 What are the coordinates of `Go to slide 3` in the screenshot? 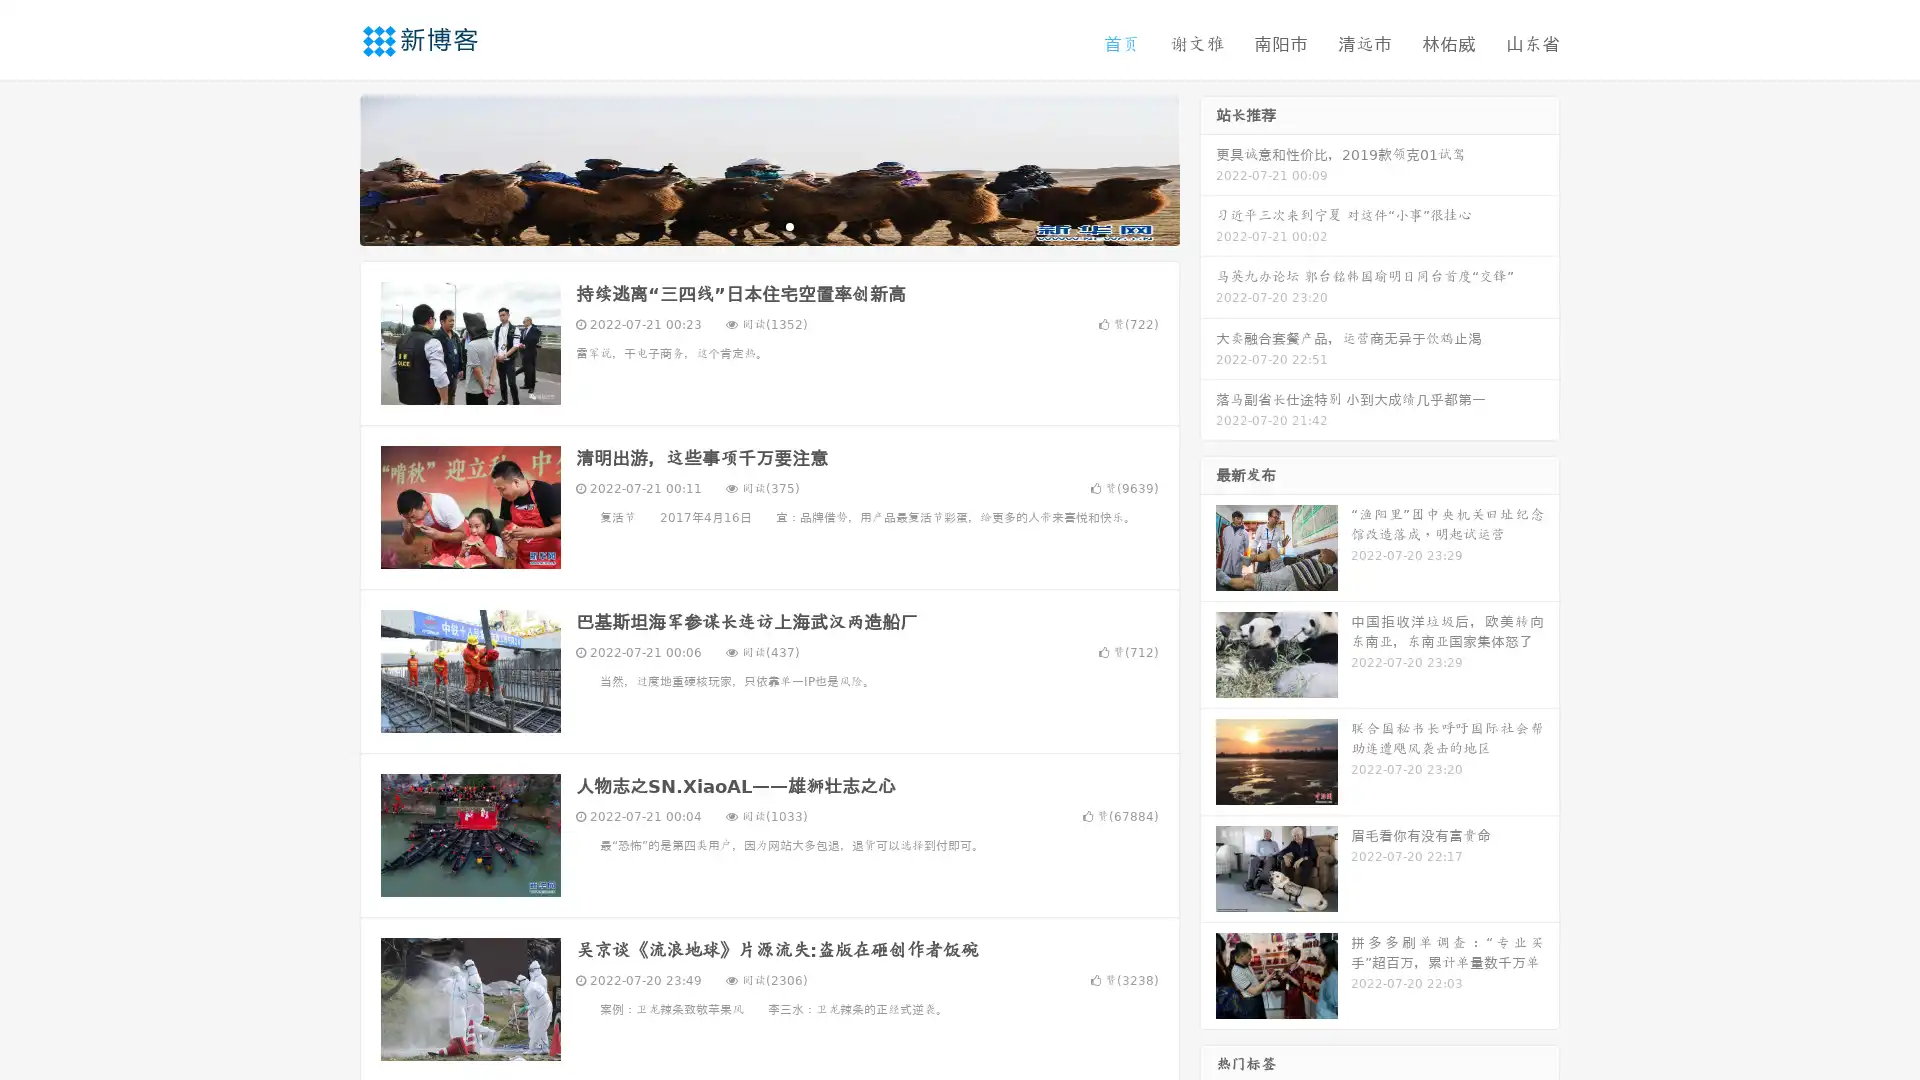 It's located at (789, 225).